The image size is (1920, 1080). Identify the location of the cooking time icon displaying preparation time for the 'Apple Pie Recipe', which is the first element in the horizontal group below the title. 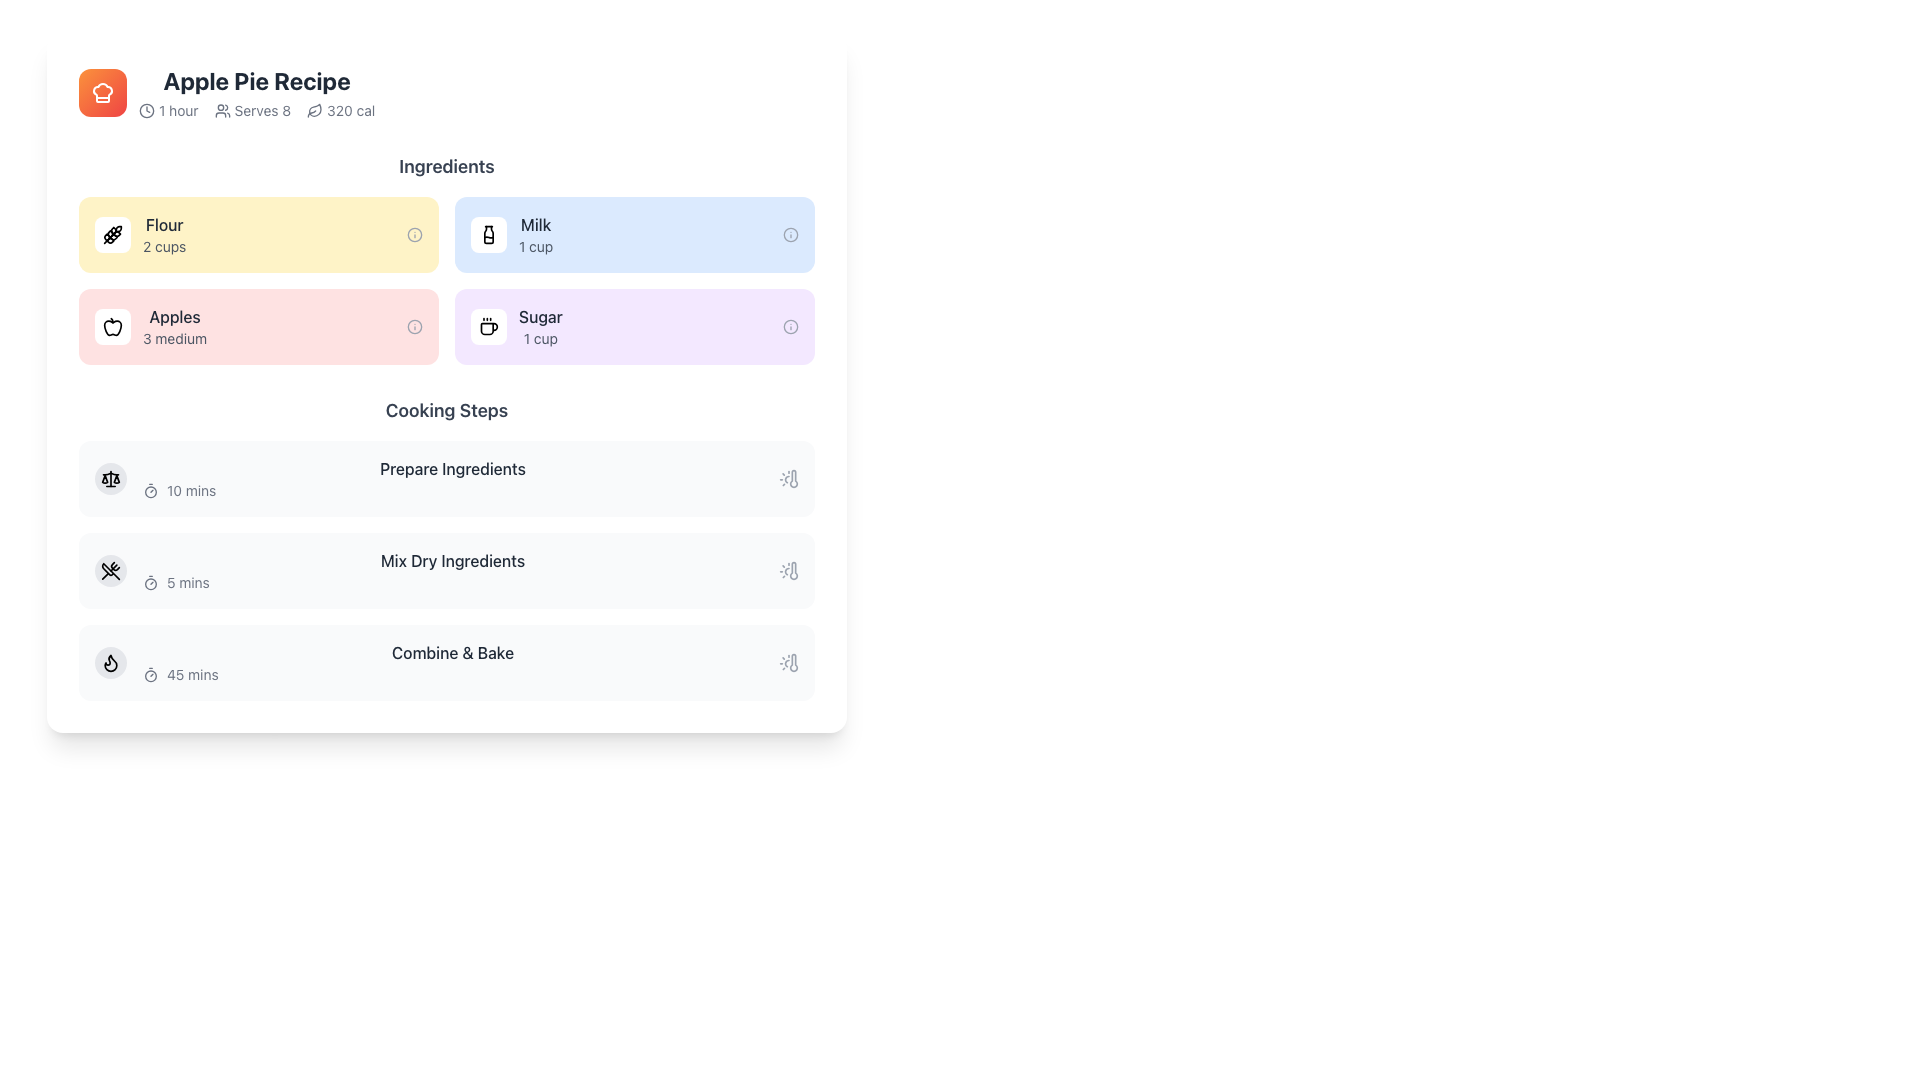
(168, 111).